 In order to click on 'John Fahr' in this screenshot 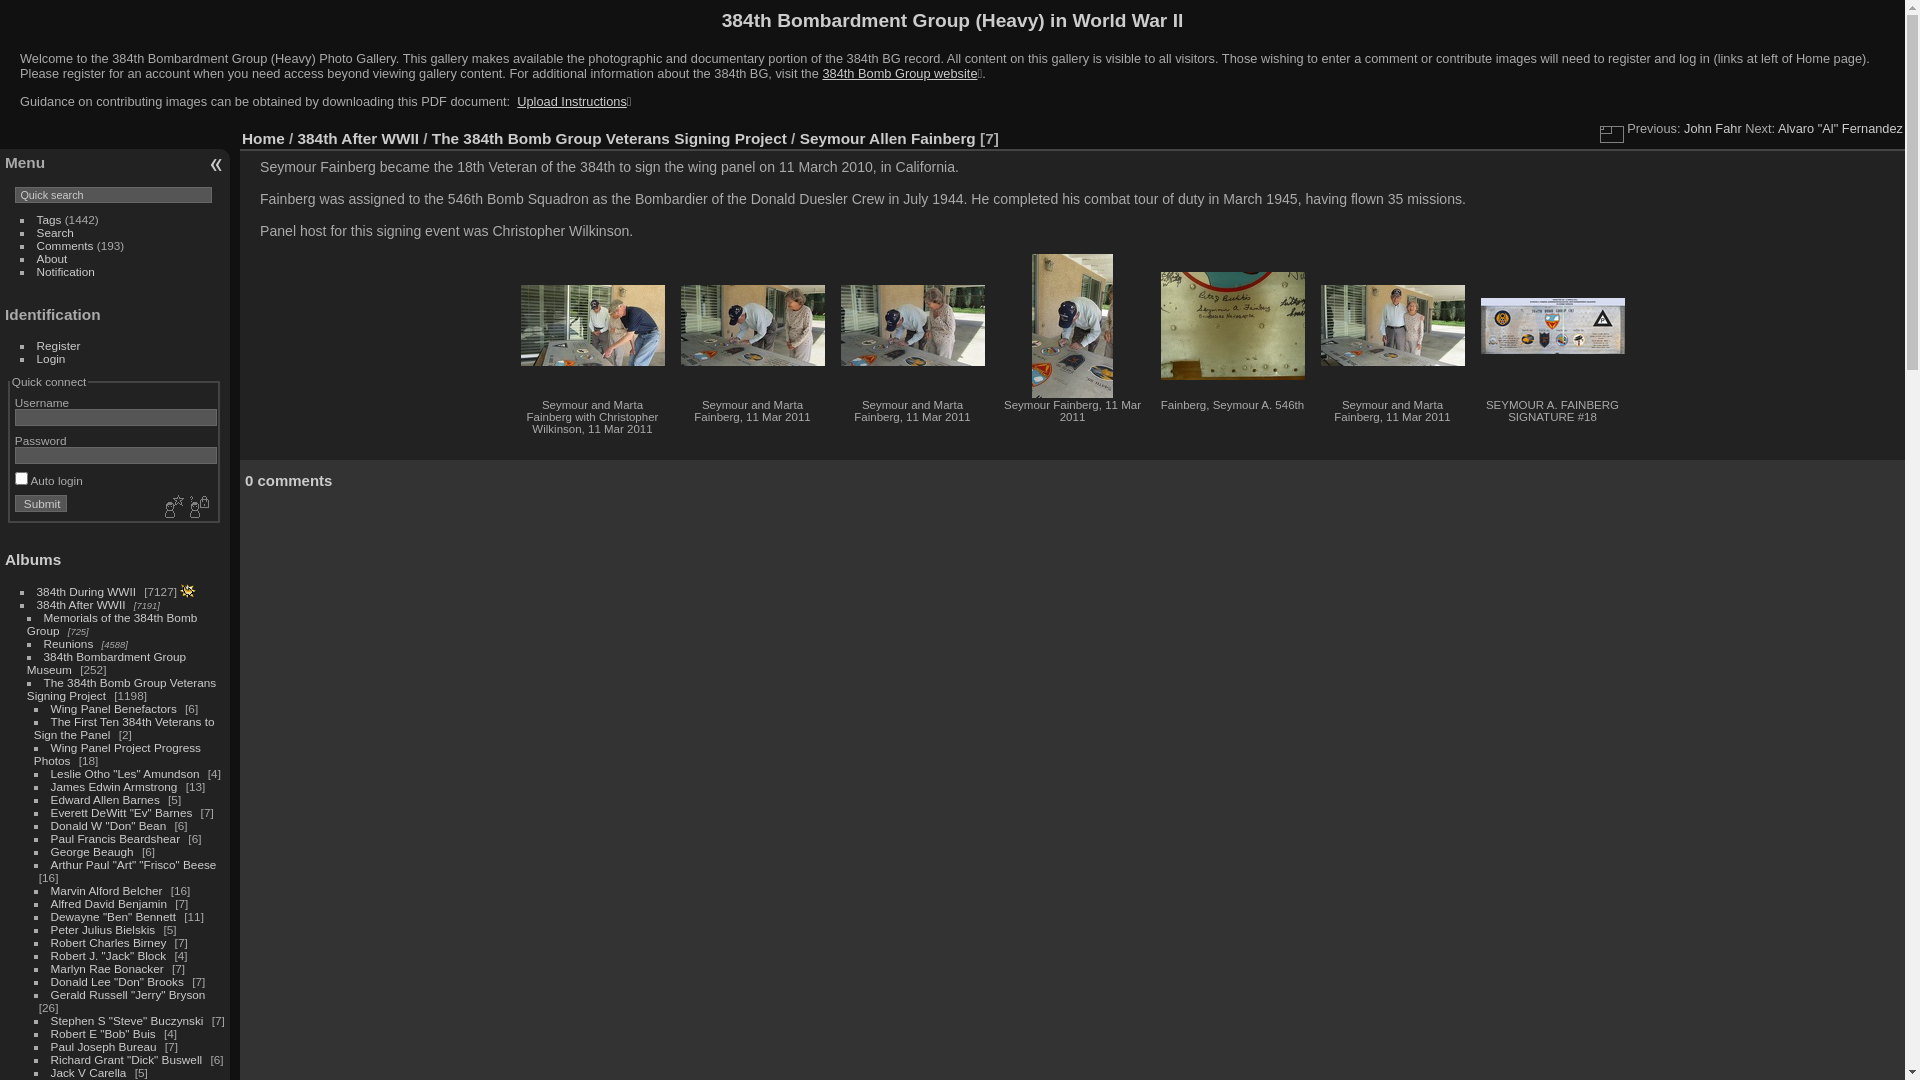, I will do `click(1712, 128)`.